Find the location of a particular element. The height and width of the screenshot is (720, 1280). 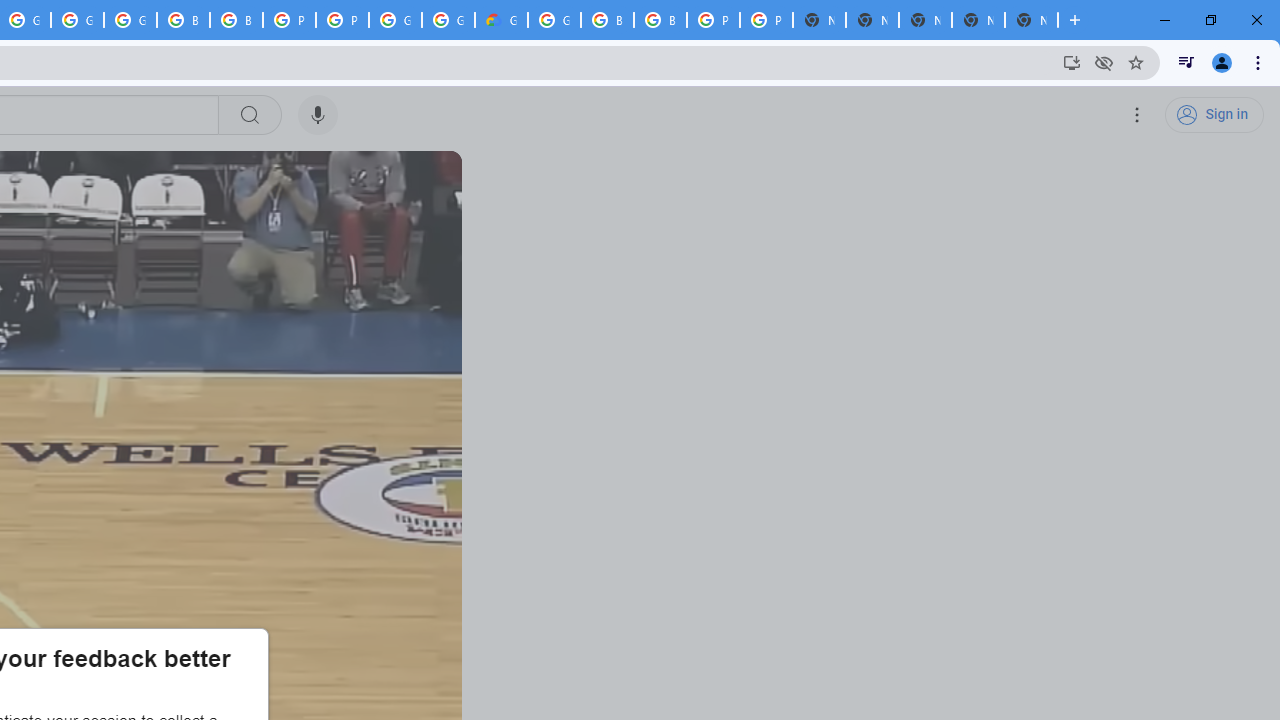

'Browse Chrome as a guest - Computer - Google Chrome Help' is located at coordinates (236, 20).